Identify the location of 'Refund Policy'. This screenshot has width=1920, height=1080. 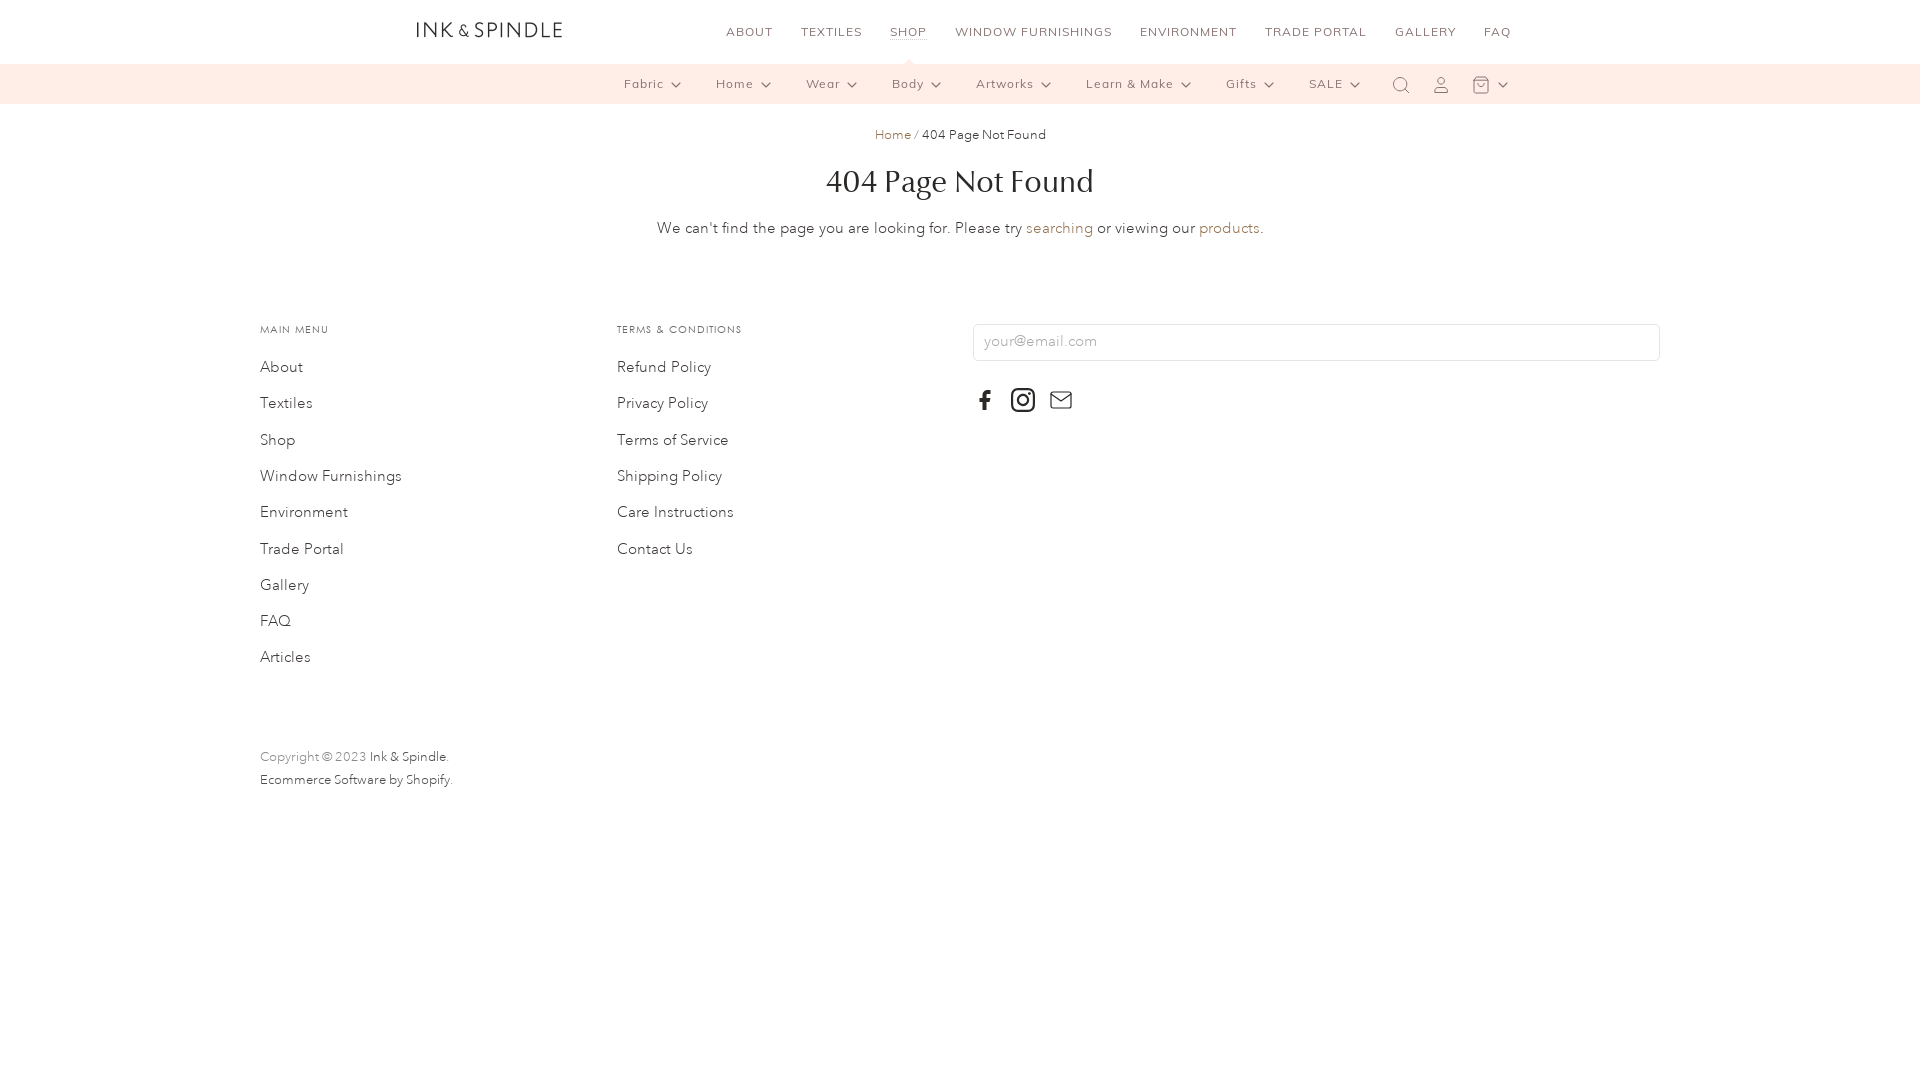
(663, 367).